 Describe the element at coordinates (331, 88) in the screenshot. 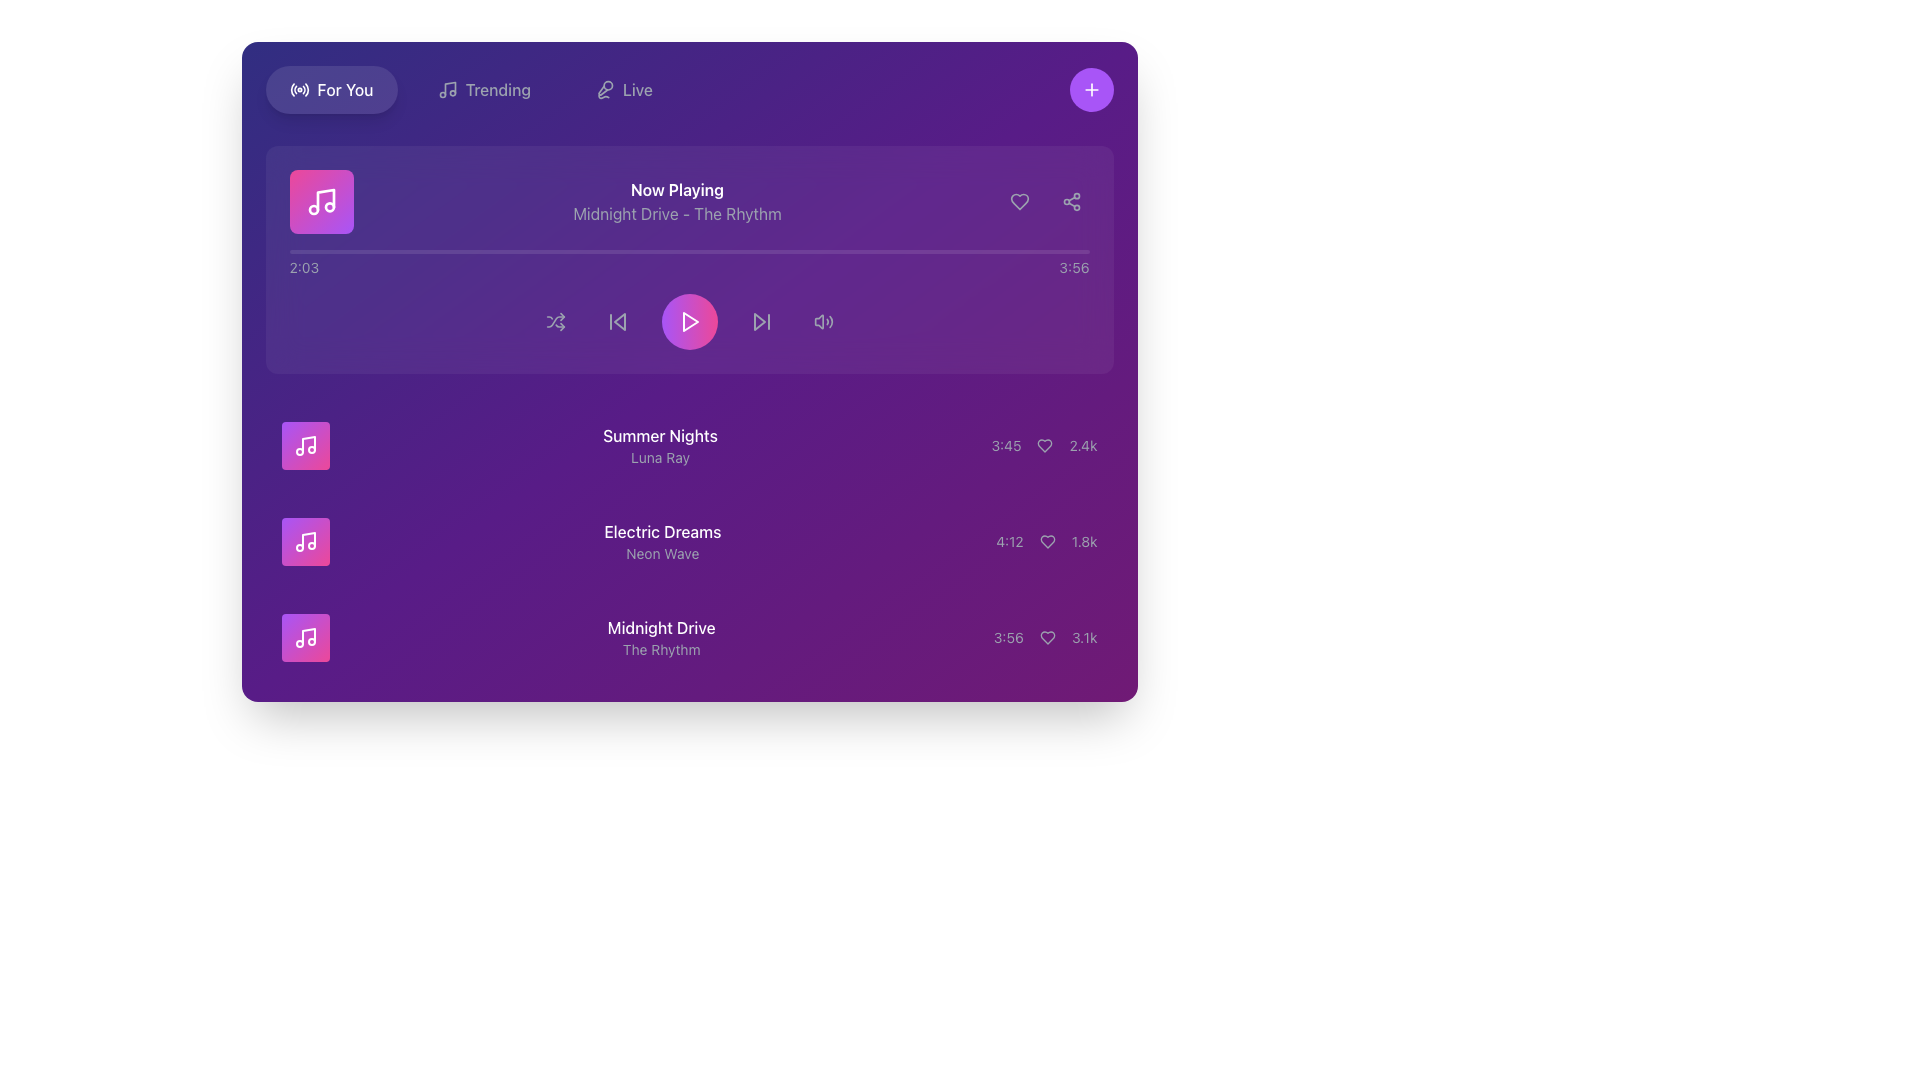

I see `the 'For You' button, which is the first button in a row of buttons, characterized by its rounded rectangular shape, light gray background, and white text with a radio signal icon` at that location.